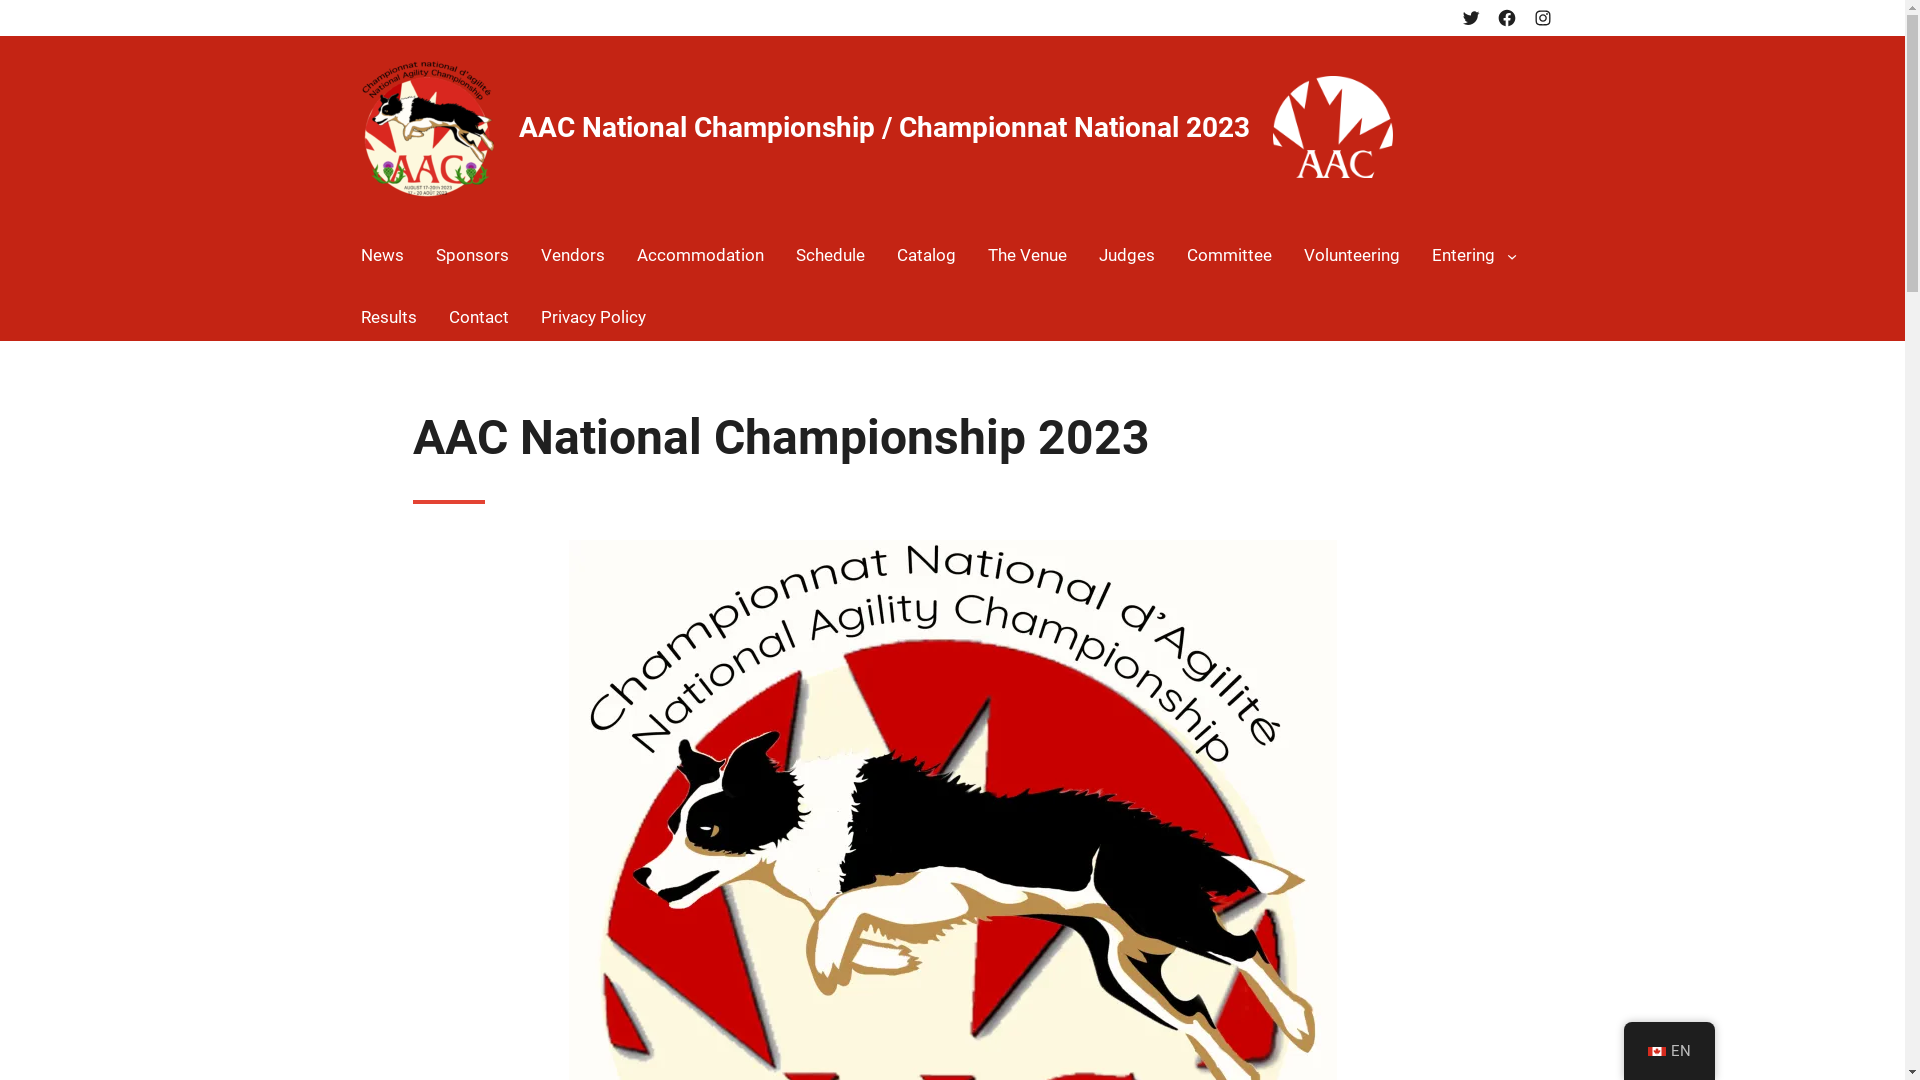  Describe the element at coordinates (1623, 1050) in the screenshot. I see `'EN'` at that location.